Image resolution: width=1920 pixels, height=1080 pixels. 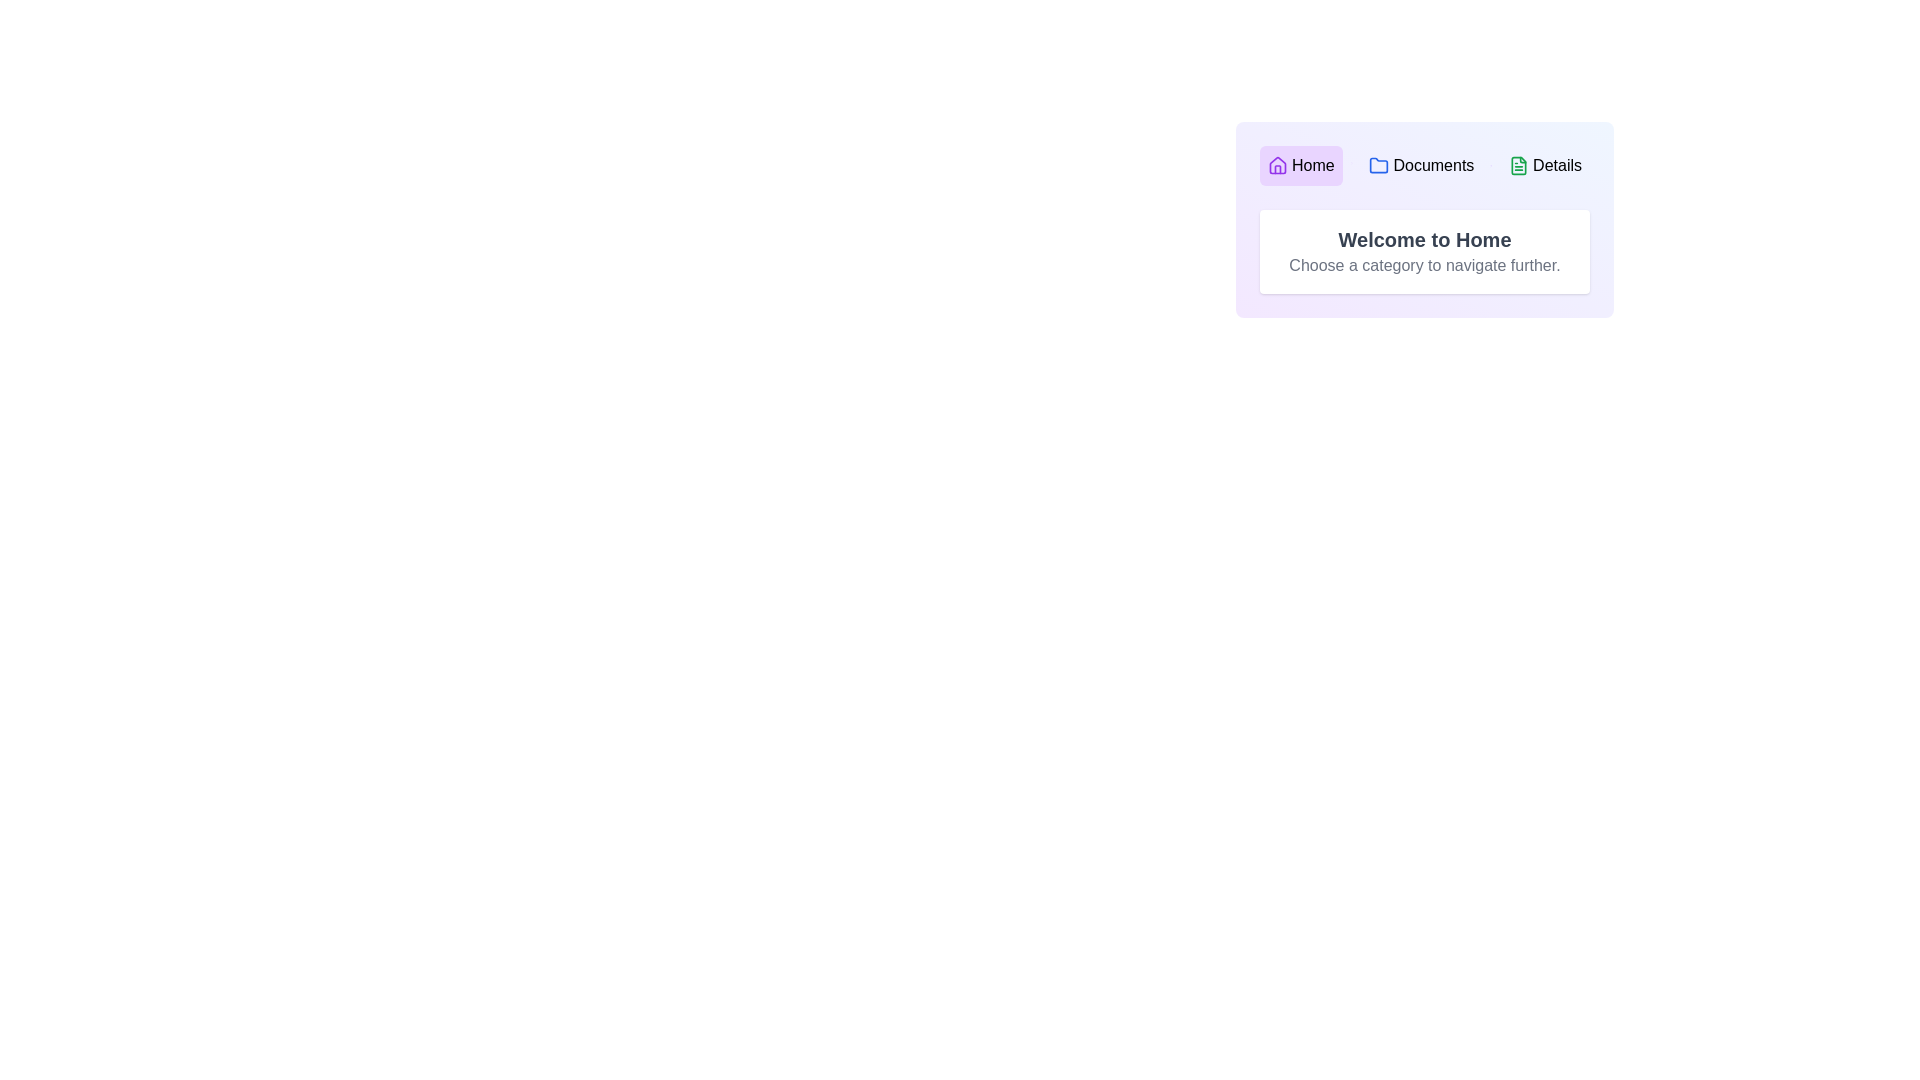 I want to click on the text label that displays 'Welcome to Home' in bold, larger size, and dark gray color, positioned above the category navigation text and below the navigational tabs, so click(x=1424, y=238).